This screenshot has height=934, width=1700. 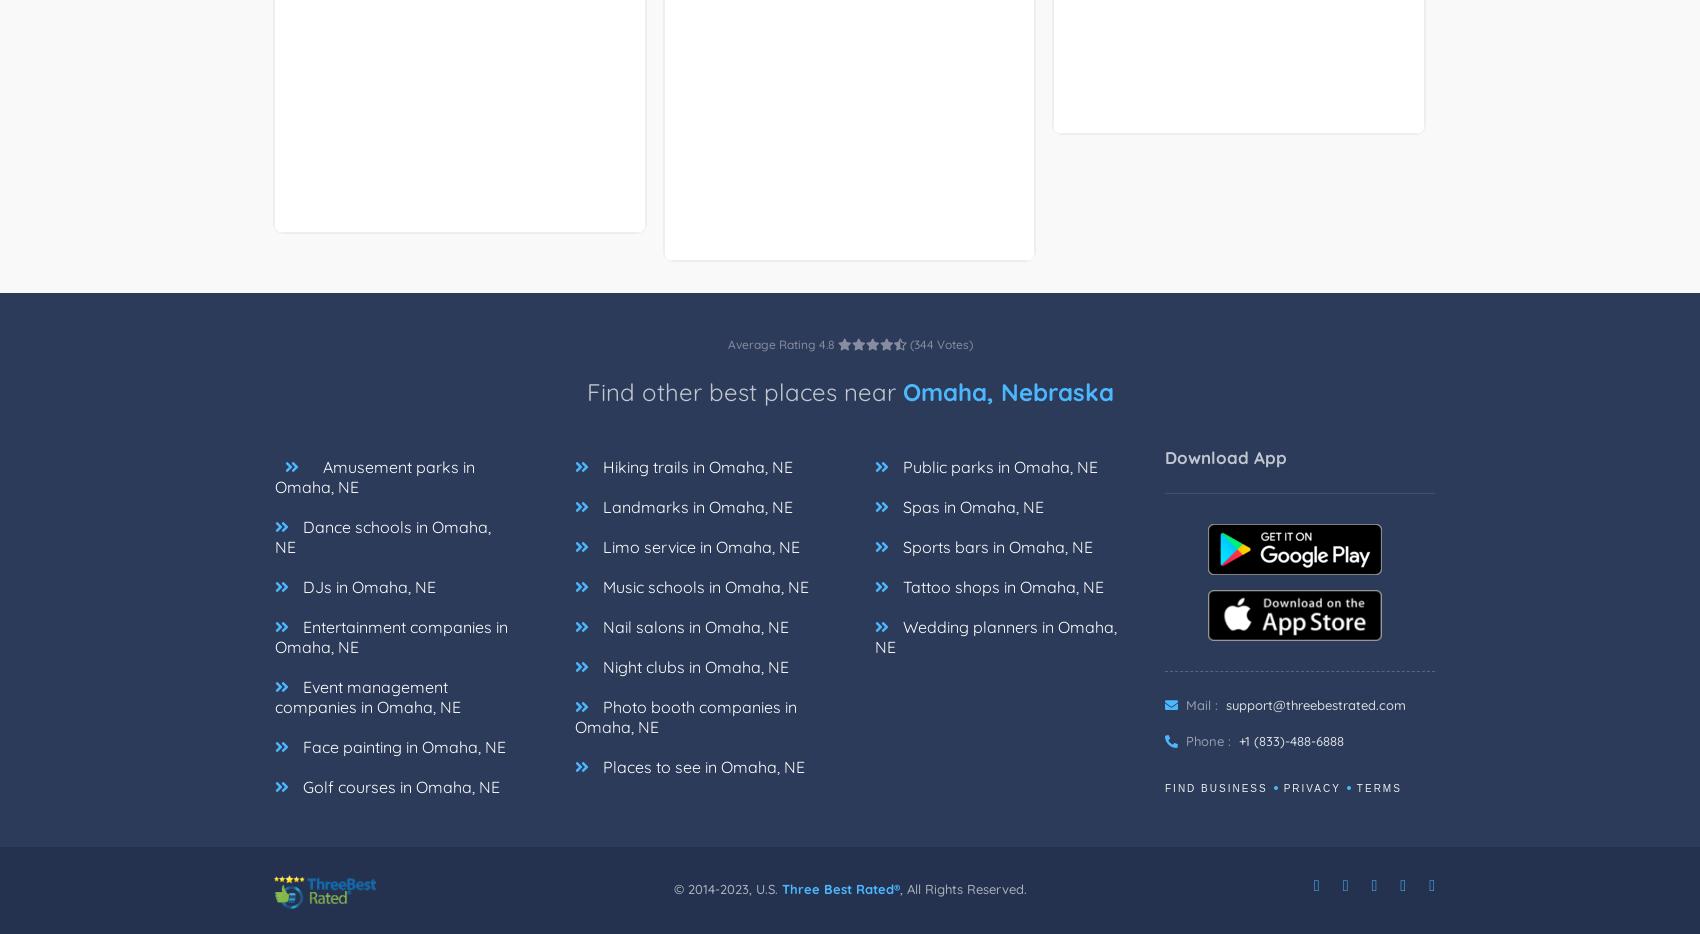 What do you see at coordinates (382, 536) in the screenshot?
I see `'Dance schools in Omaha, NE'` at bounding box center [382, 536].